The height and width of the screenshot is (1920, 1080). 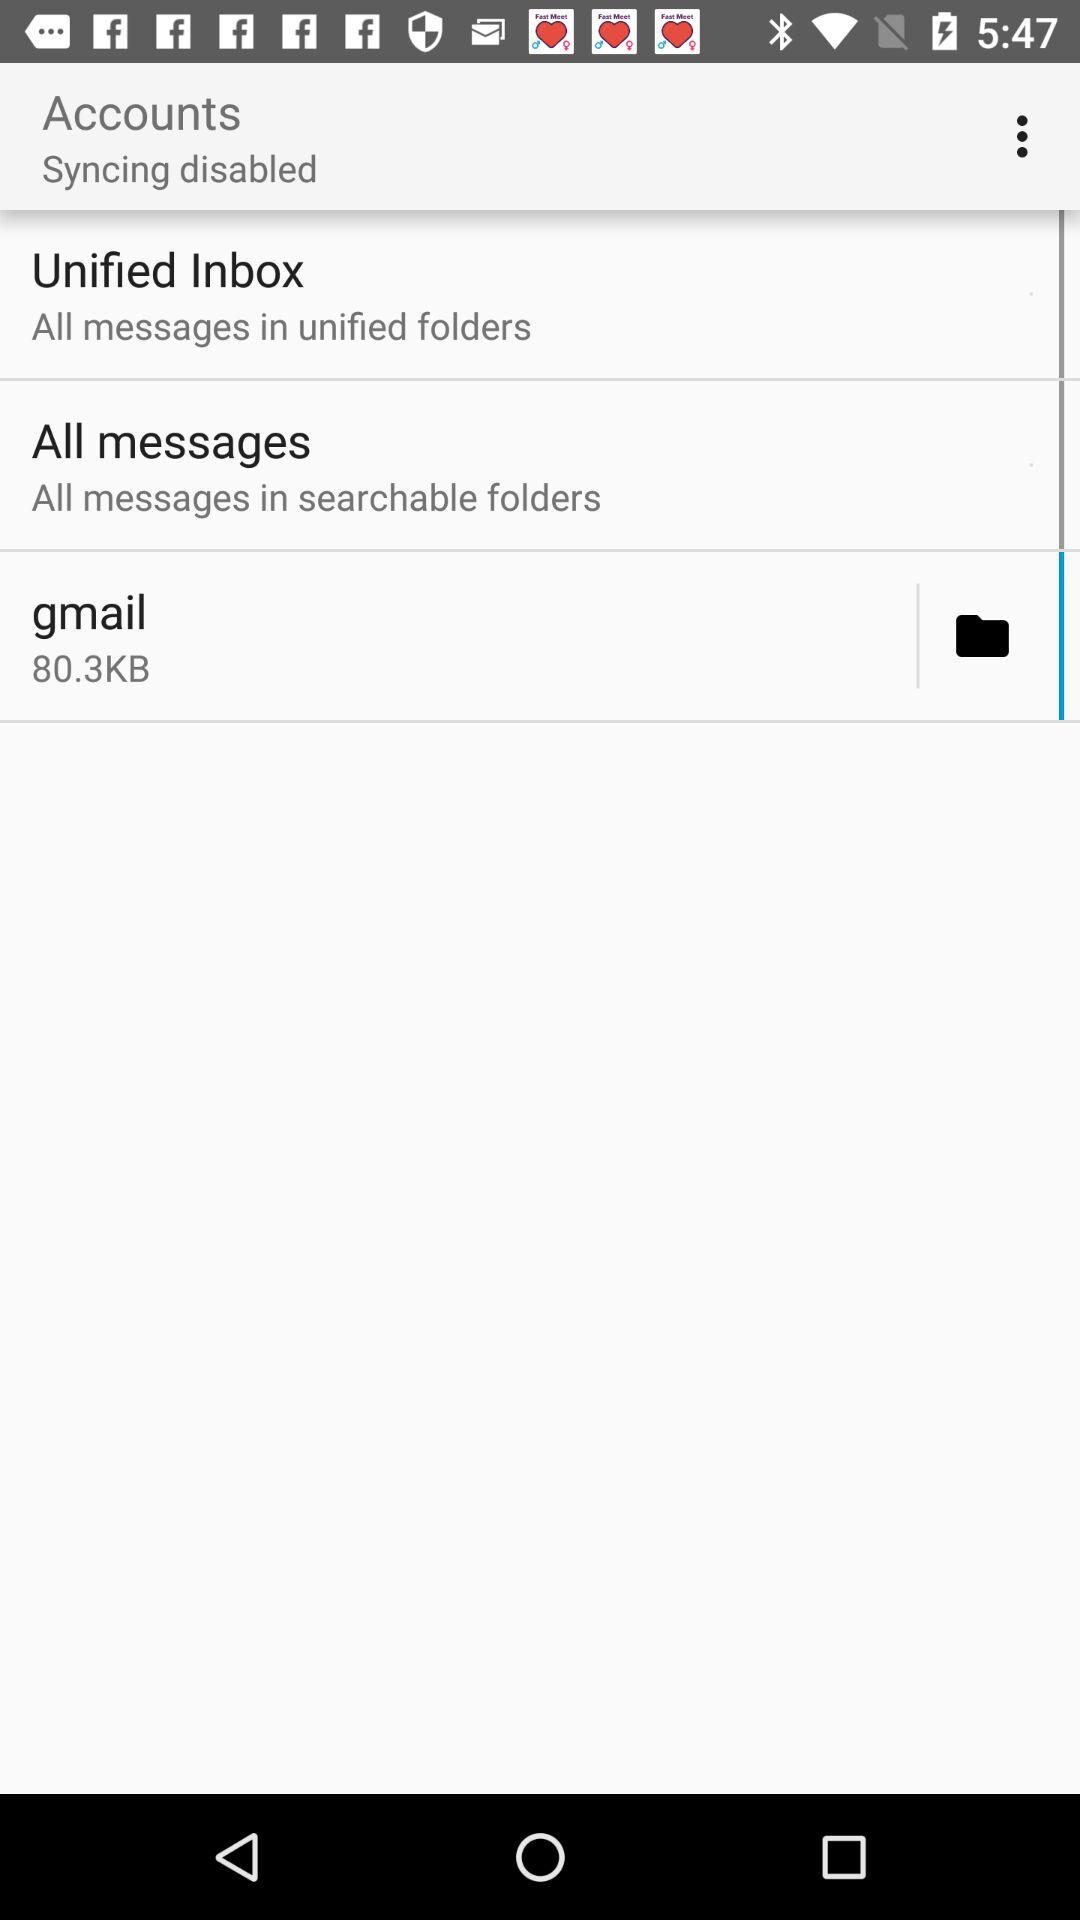 I want to click on the icon above the 80.3kb item, so click(x=468, y=609).